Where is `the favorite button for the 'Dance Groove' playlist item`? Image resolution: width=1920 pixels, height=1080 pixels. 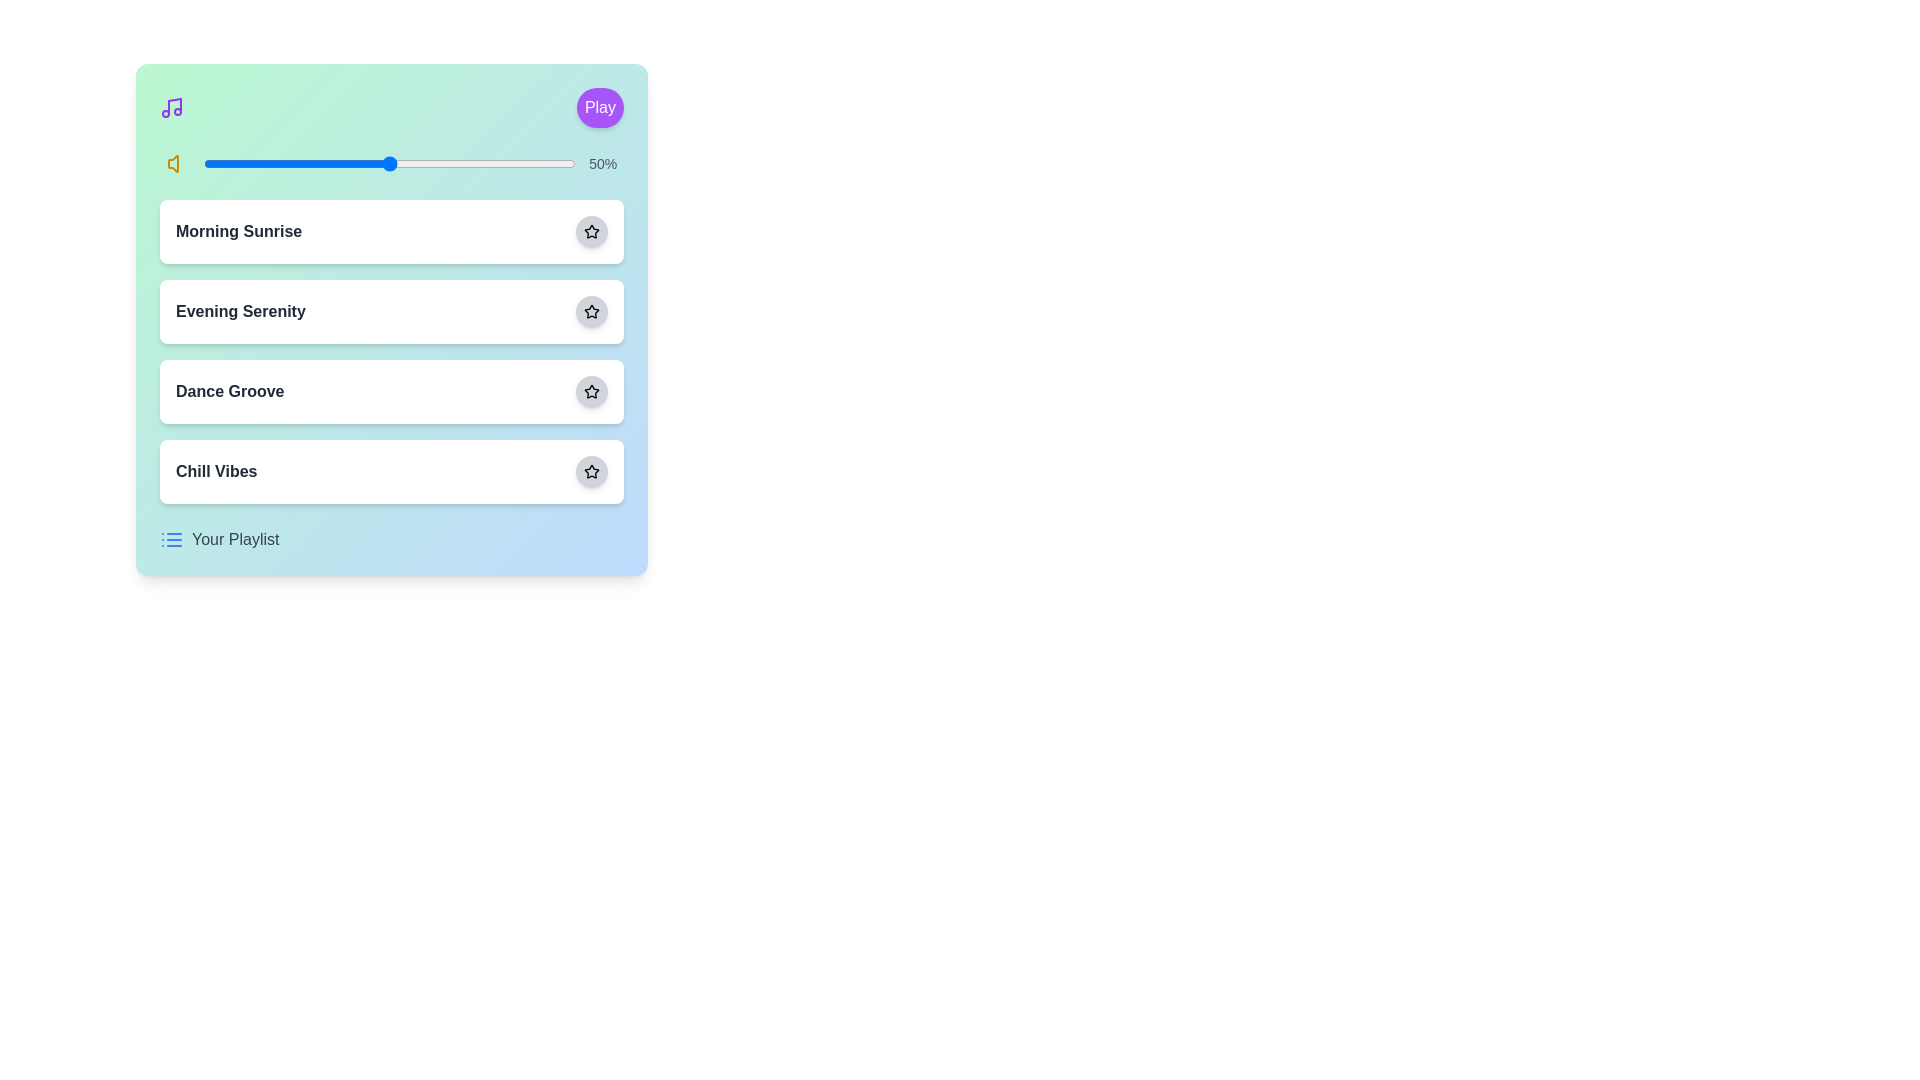 the favorite button for the 'Dance Groove' playlist item is located at coordinates (590, 392).